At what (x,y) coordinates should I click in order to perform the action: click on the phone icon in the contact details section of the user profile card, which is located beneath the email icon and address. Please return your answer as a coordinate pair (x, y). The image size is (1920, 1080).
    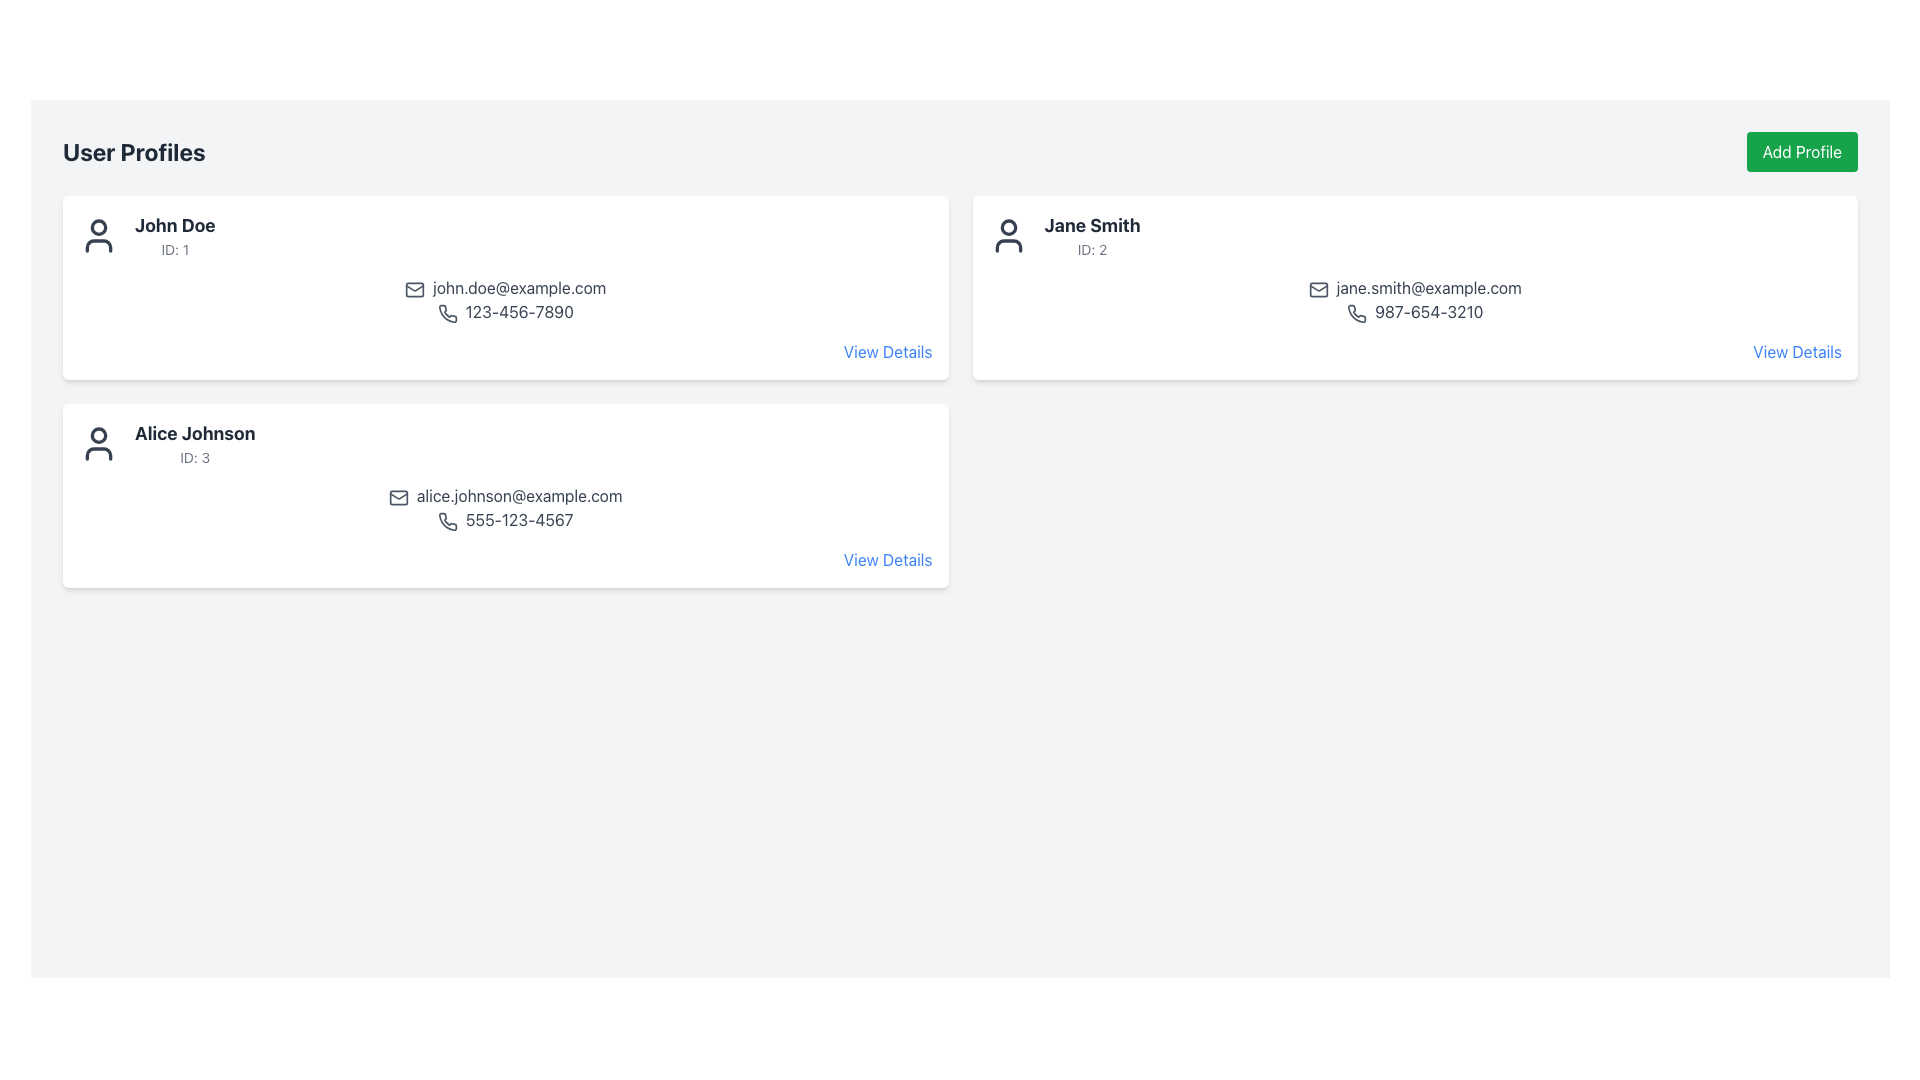
    Looking at the image, I should click on (446, 313).